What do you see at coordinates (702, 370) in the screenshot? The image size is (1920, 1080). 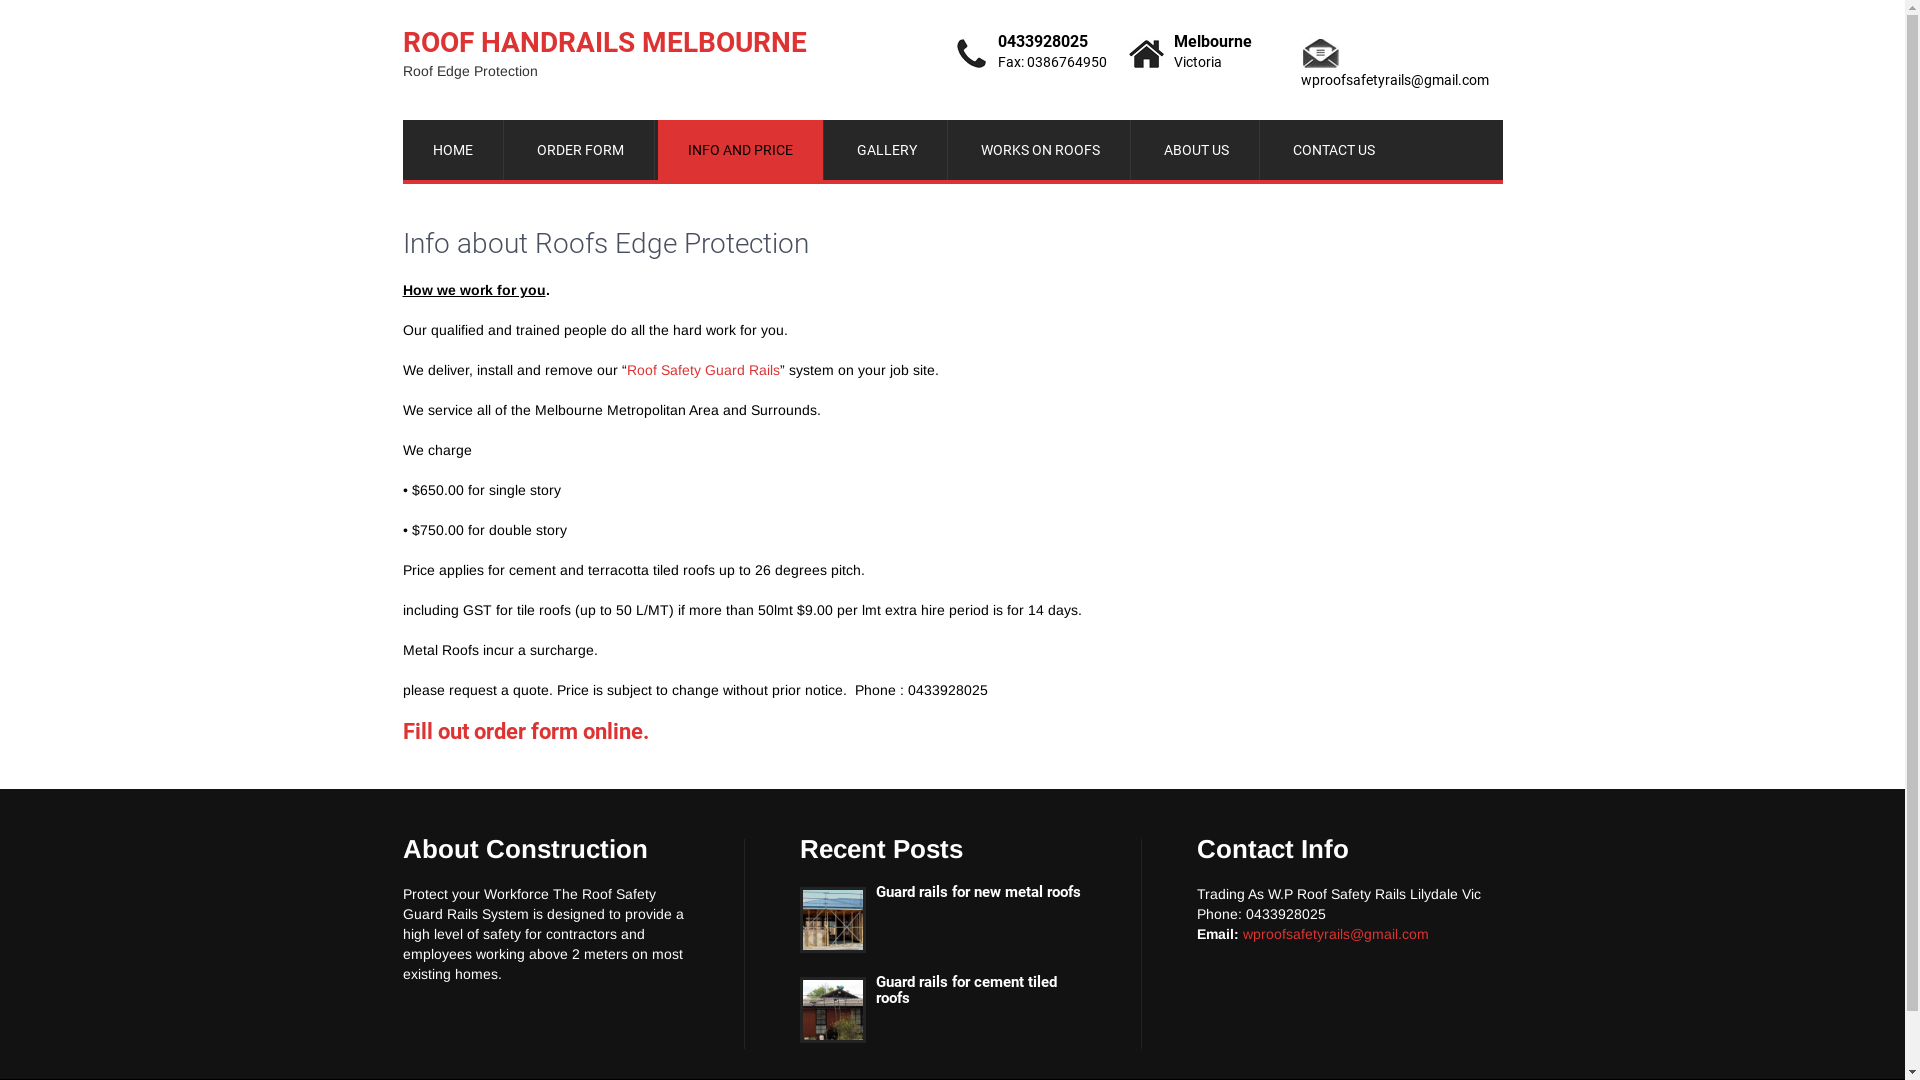 I see `'Roof Safety Guard Rails'` at bounding box center [702, 370].